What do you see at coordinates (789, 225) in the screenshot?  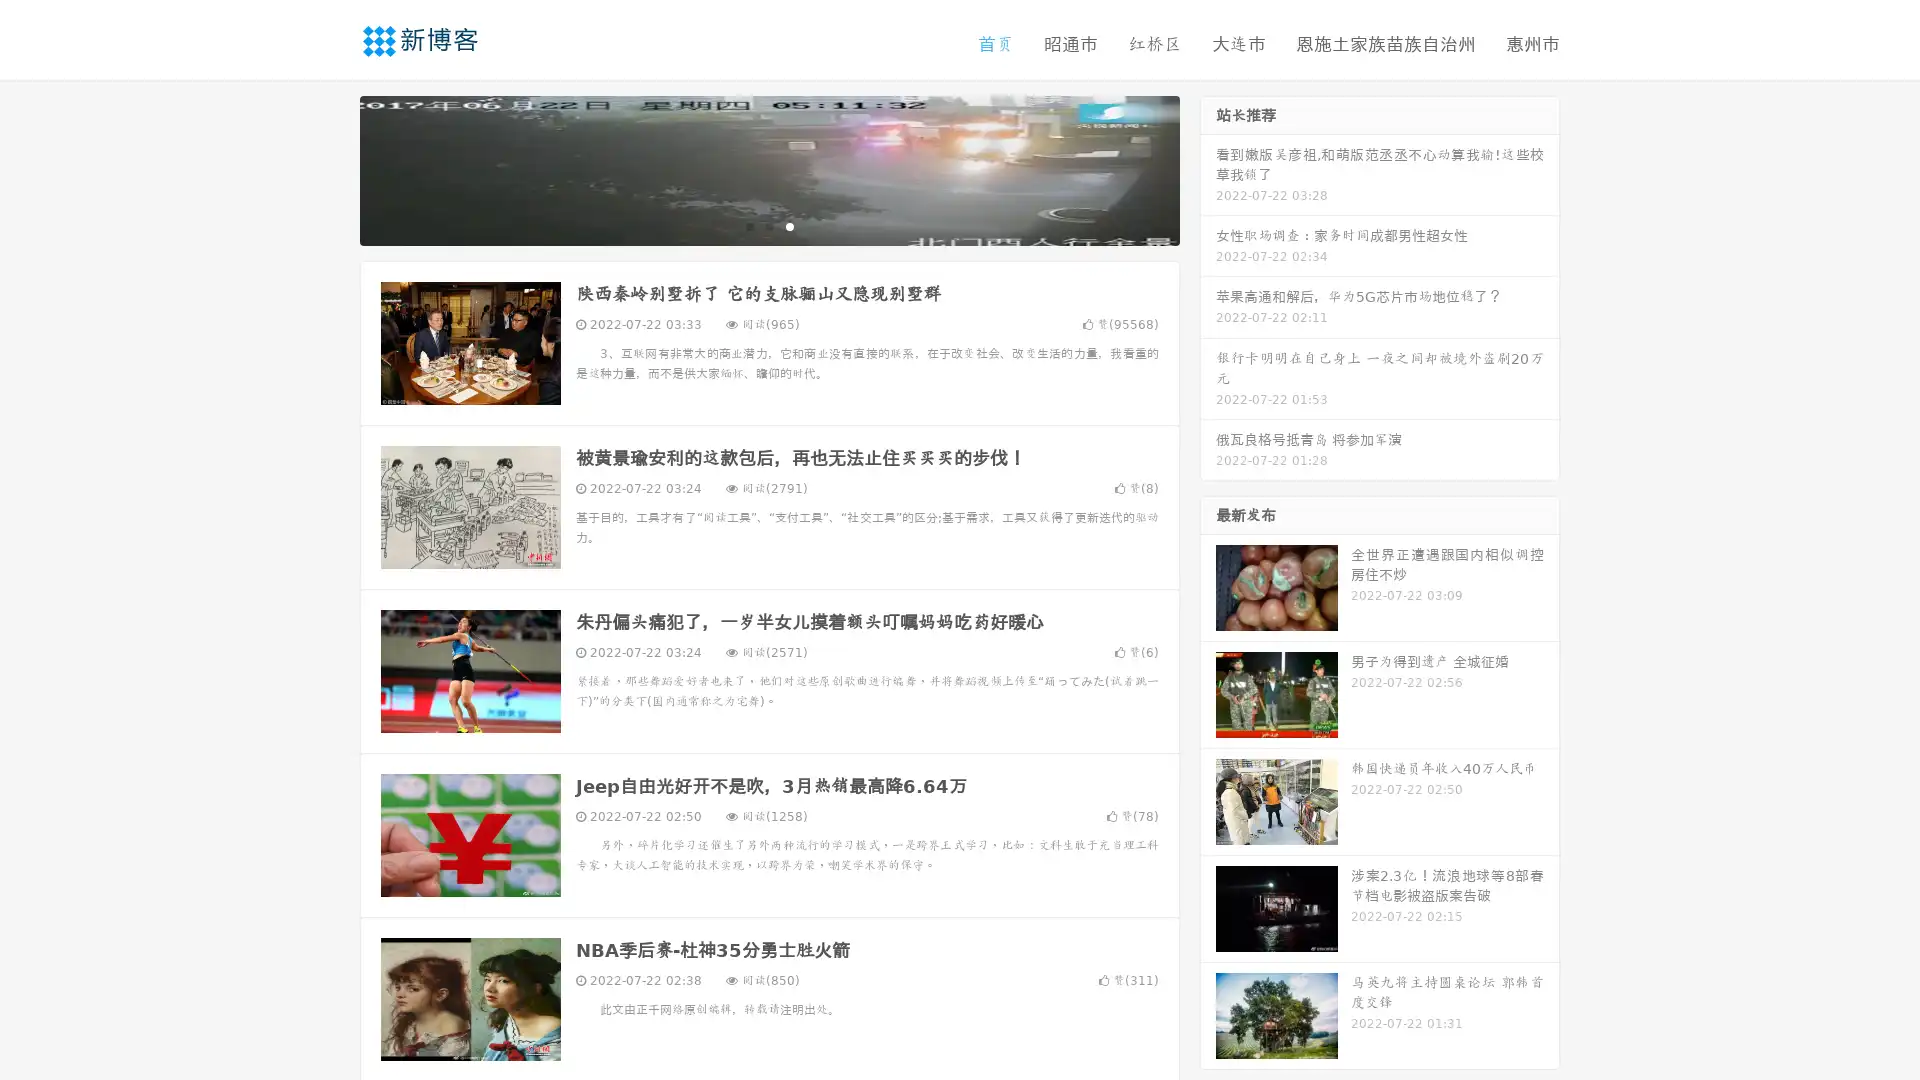 I see `Go to slide 3` at bounding box center [789, 225].